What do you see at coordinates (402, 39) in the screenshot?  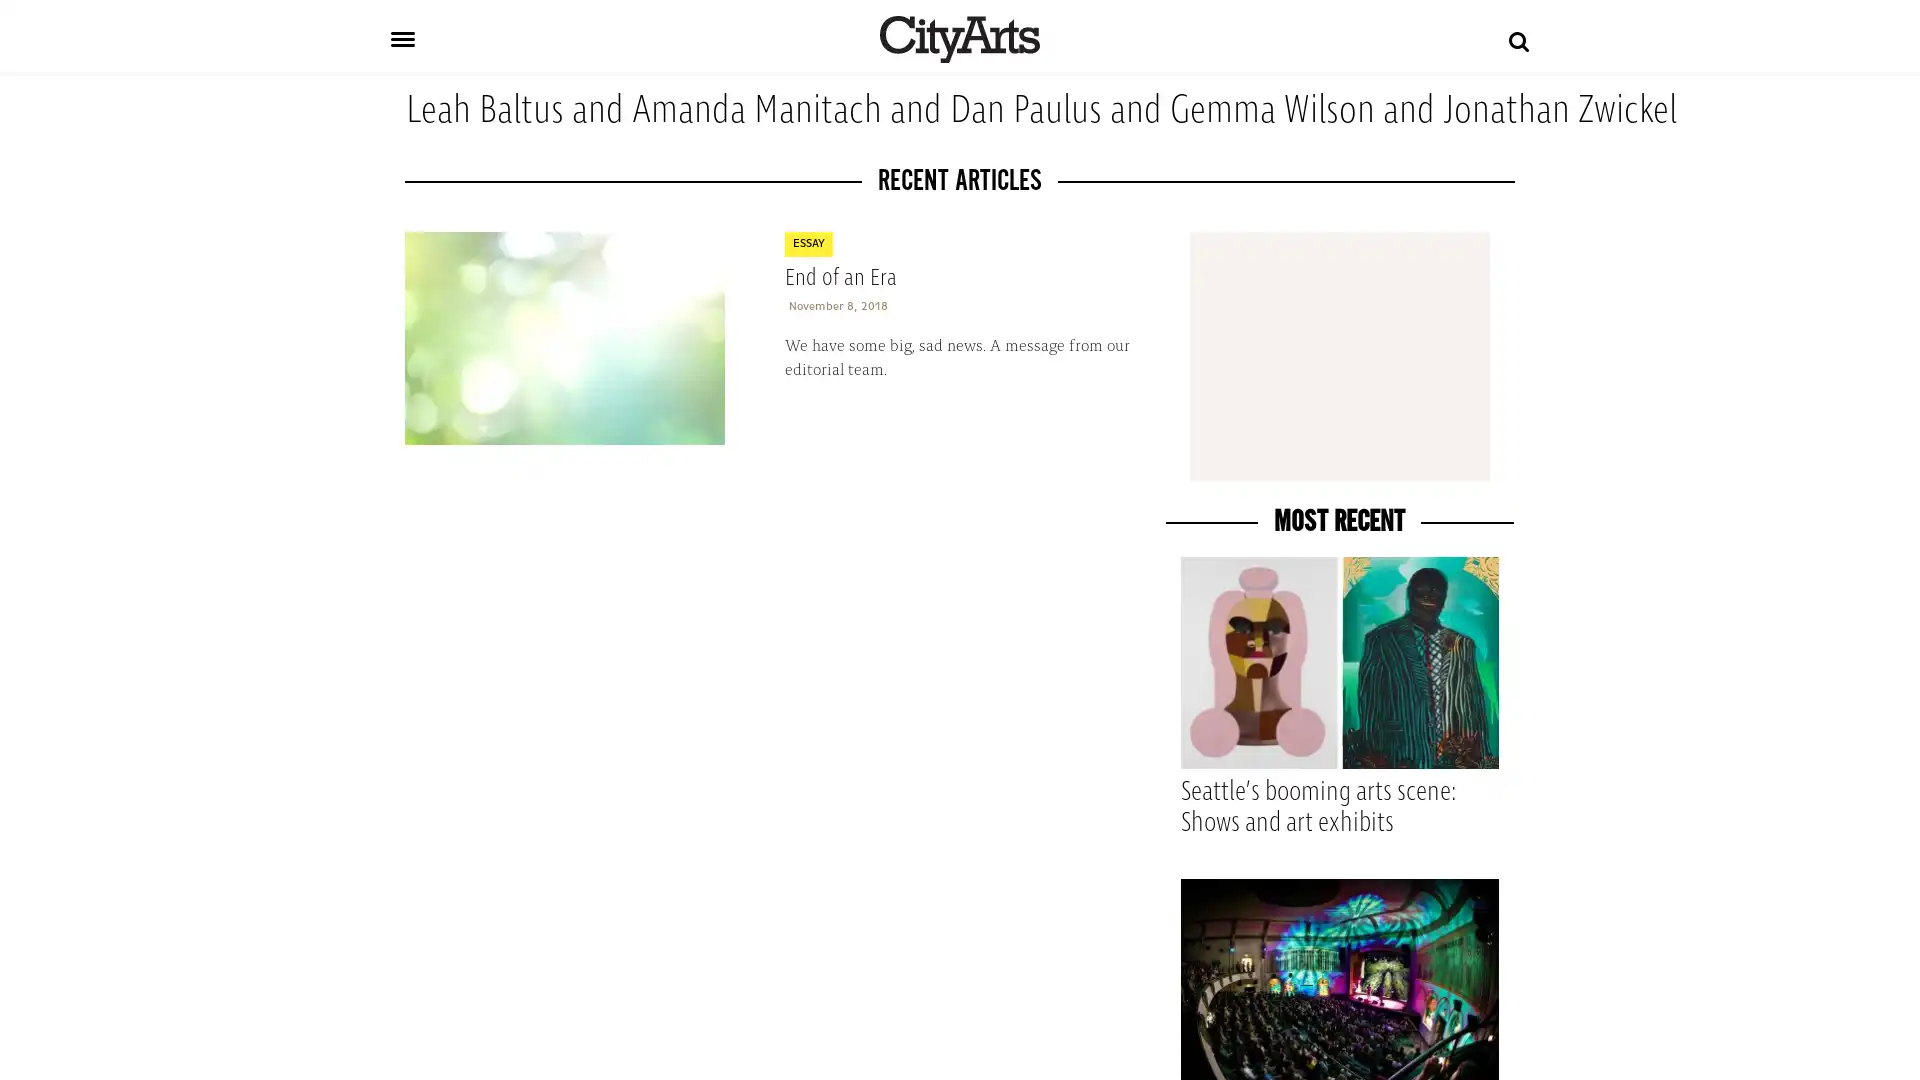 I see `Toggle navigation` at bounding box center [402, 39].